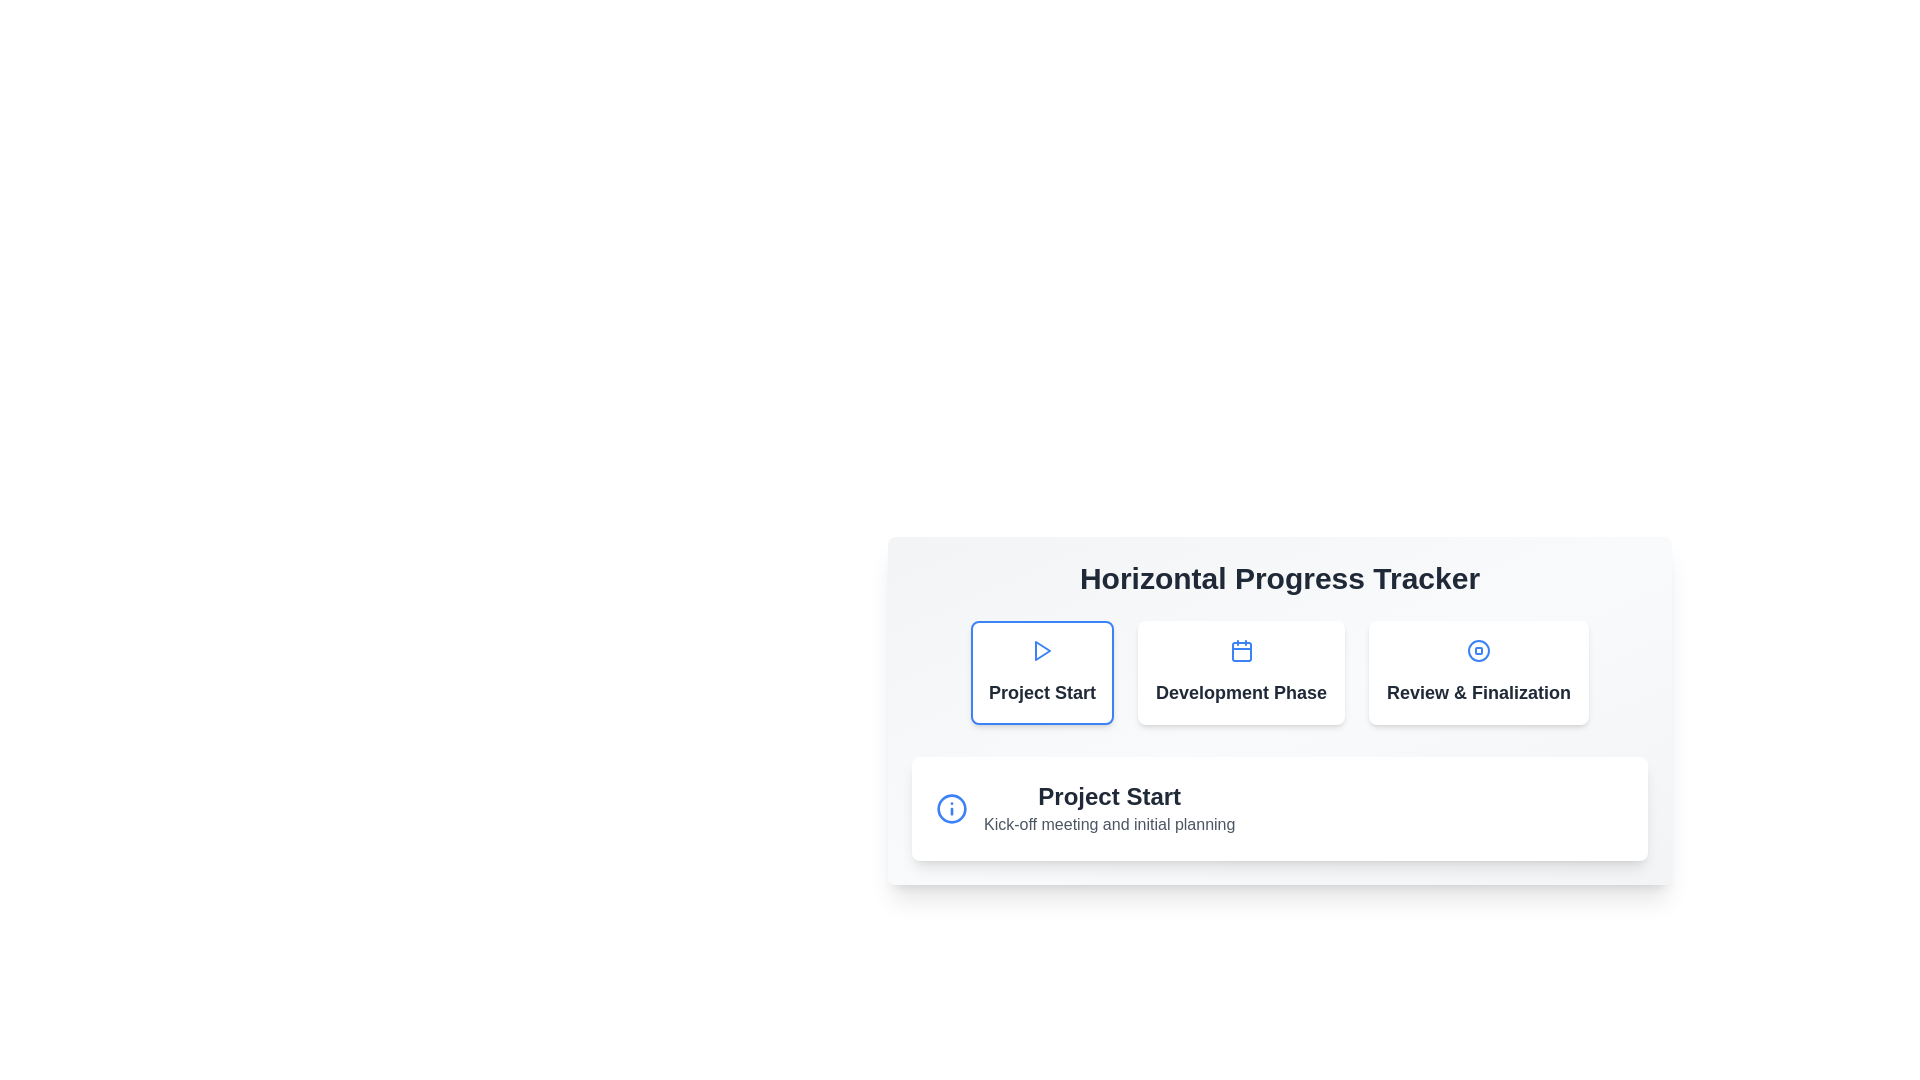 This screenshot has width=1920, height=1080. What do you see at coordinates (1478, 692) in the screenshot?
I see `text content of the 'Review & Finalization' label, which is styled in a bold, large font with dark gray color, located in the last position of a horizontally aligned group of sections` at bounding box center [1478, 692].